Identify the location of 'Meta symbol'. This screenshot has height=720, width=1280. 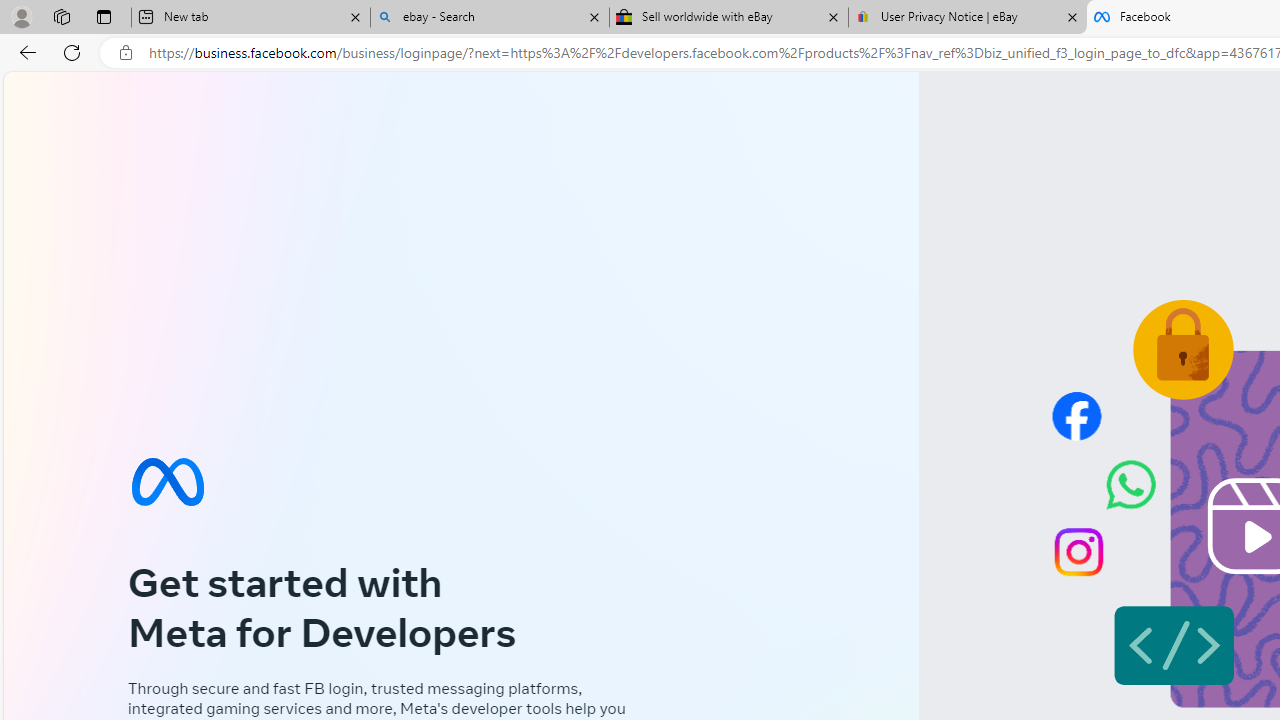
(167, 481).